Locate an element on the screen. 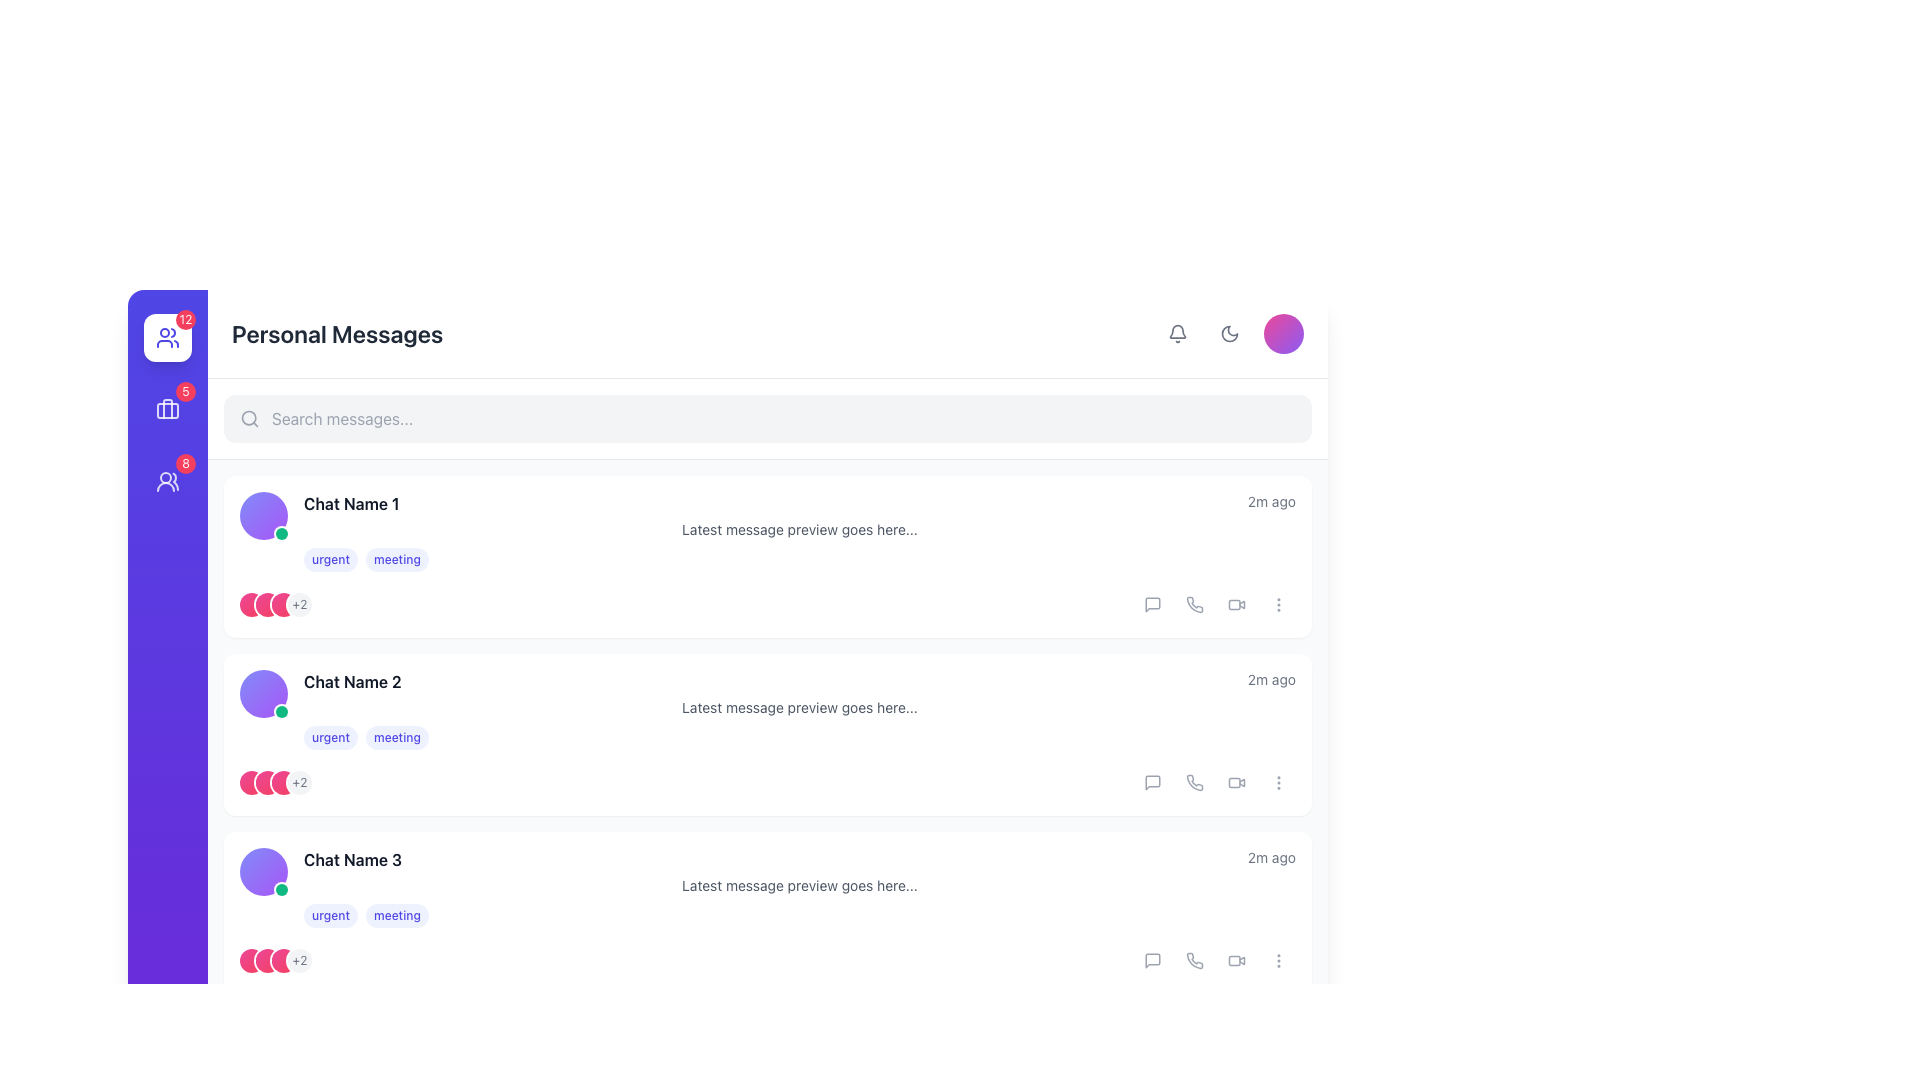 The height and width of the screenshot is (1080, 1920). the circular Avatar component with a smooth gradient from pink to violet, located in the upper-right corner of the interface is located at coordinates (1283, 333).